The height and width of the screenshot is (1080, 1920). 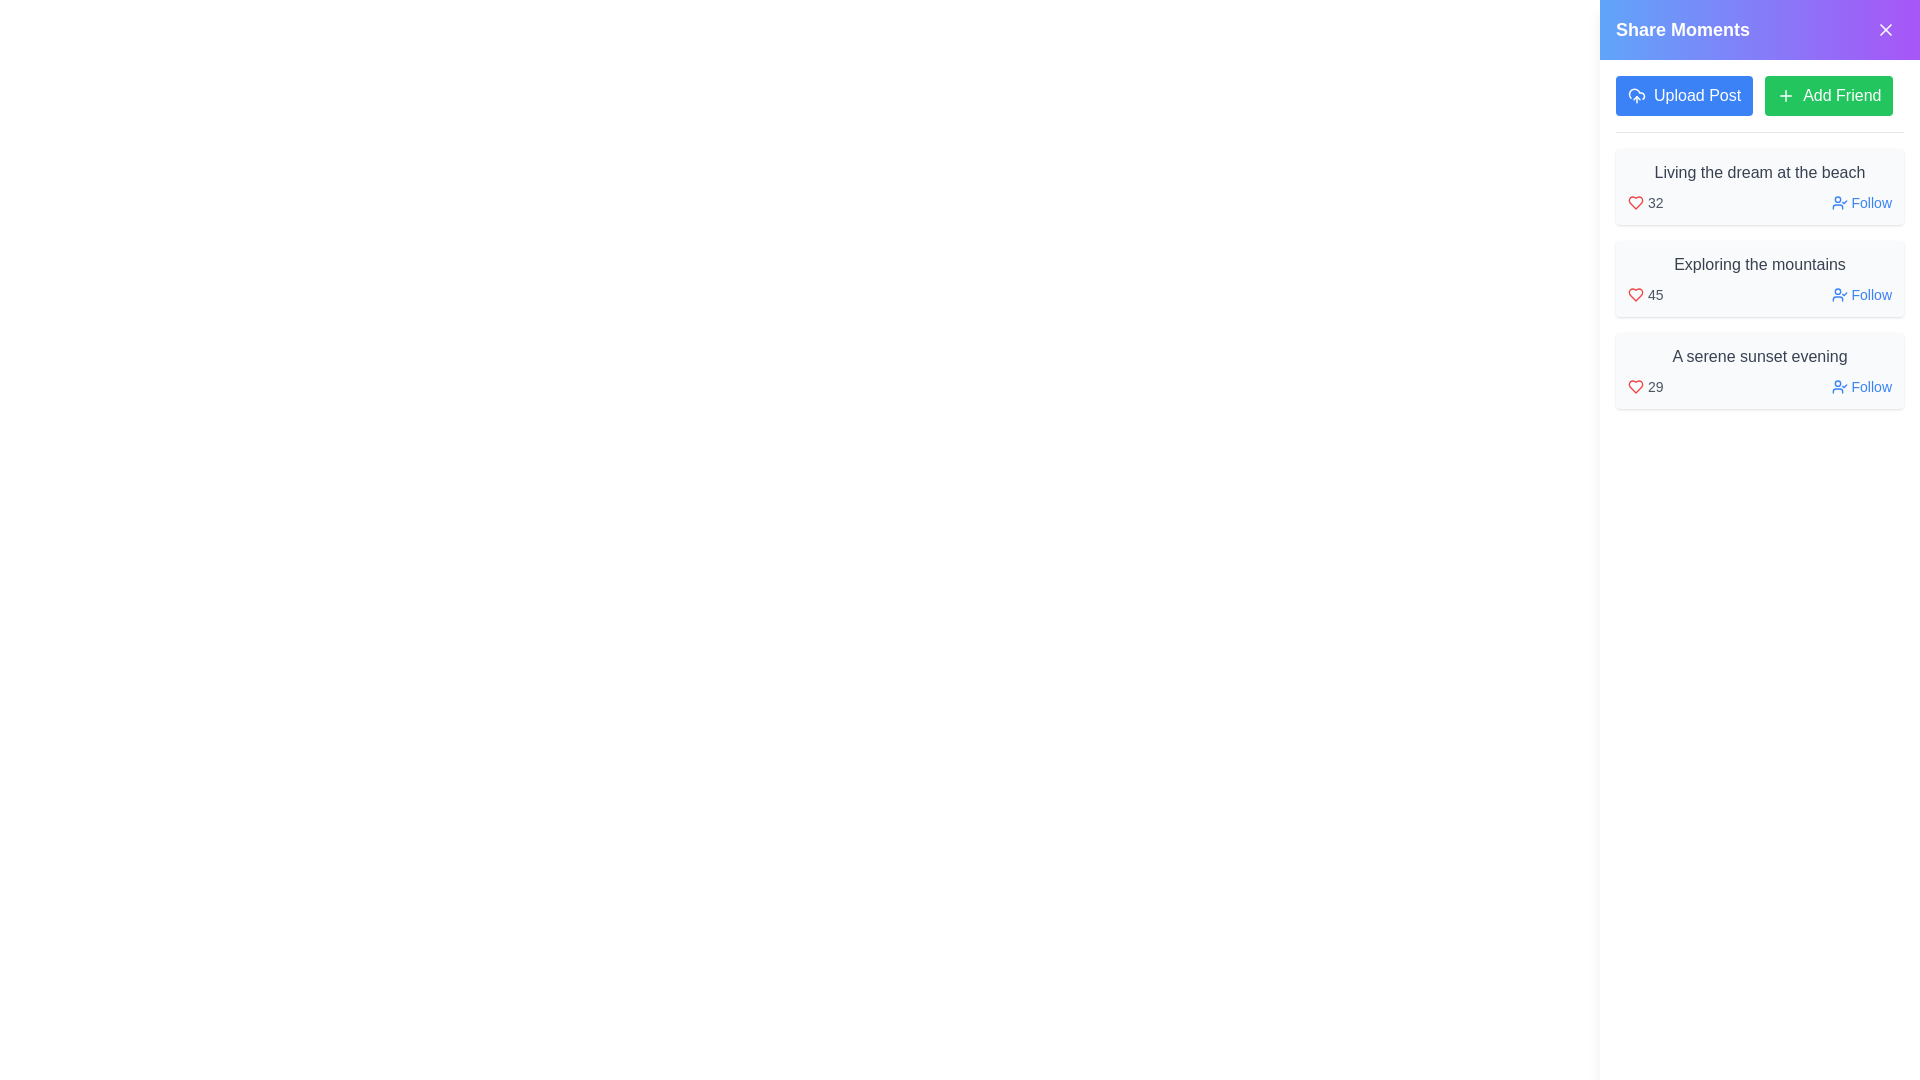 What do you see at coordinates (1841, 96) in the screenshot?
I see `the 'Add Friend' button located in the top-right corner of the 'Share Moments' panel` at bounding box center [1841, 96].